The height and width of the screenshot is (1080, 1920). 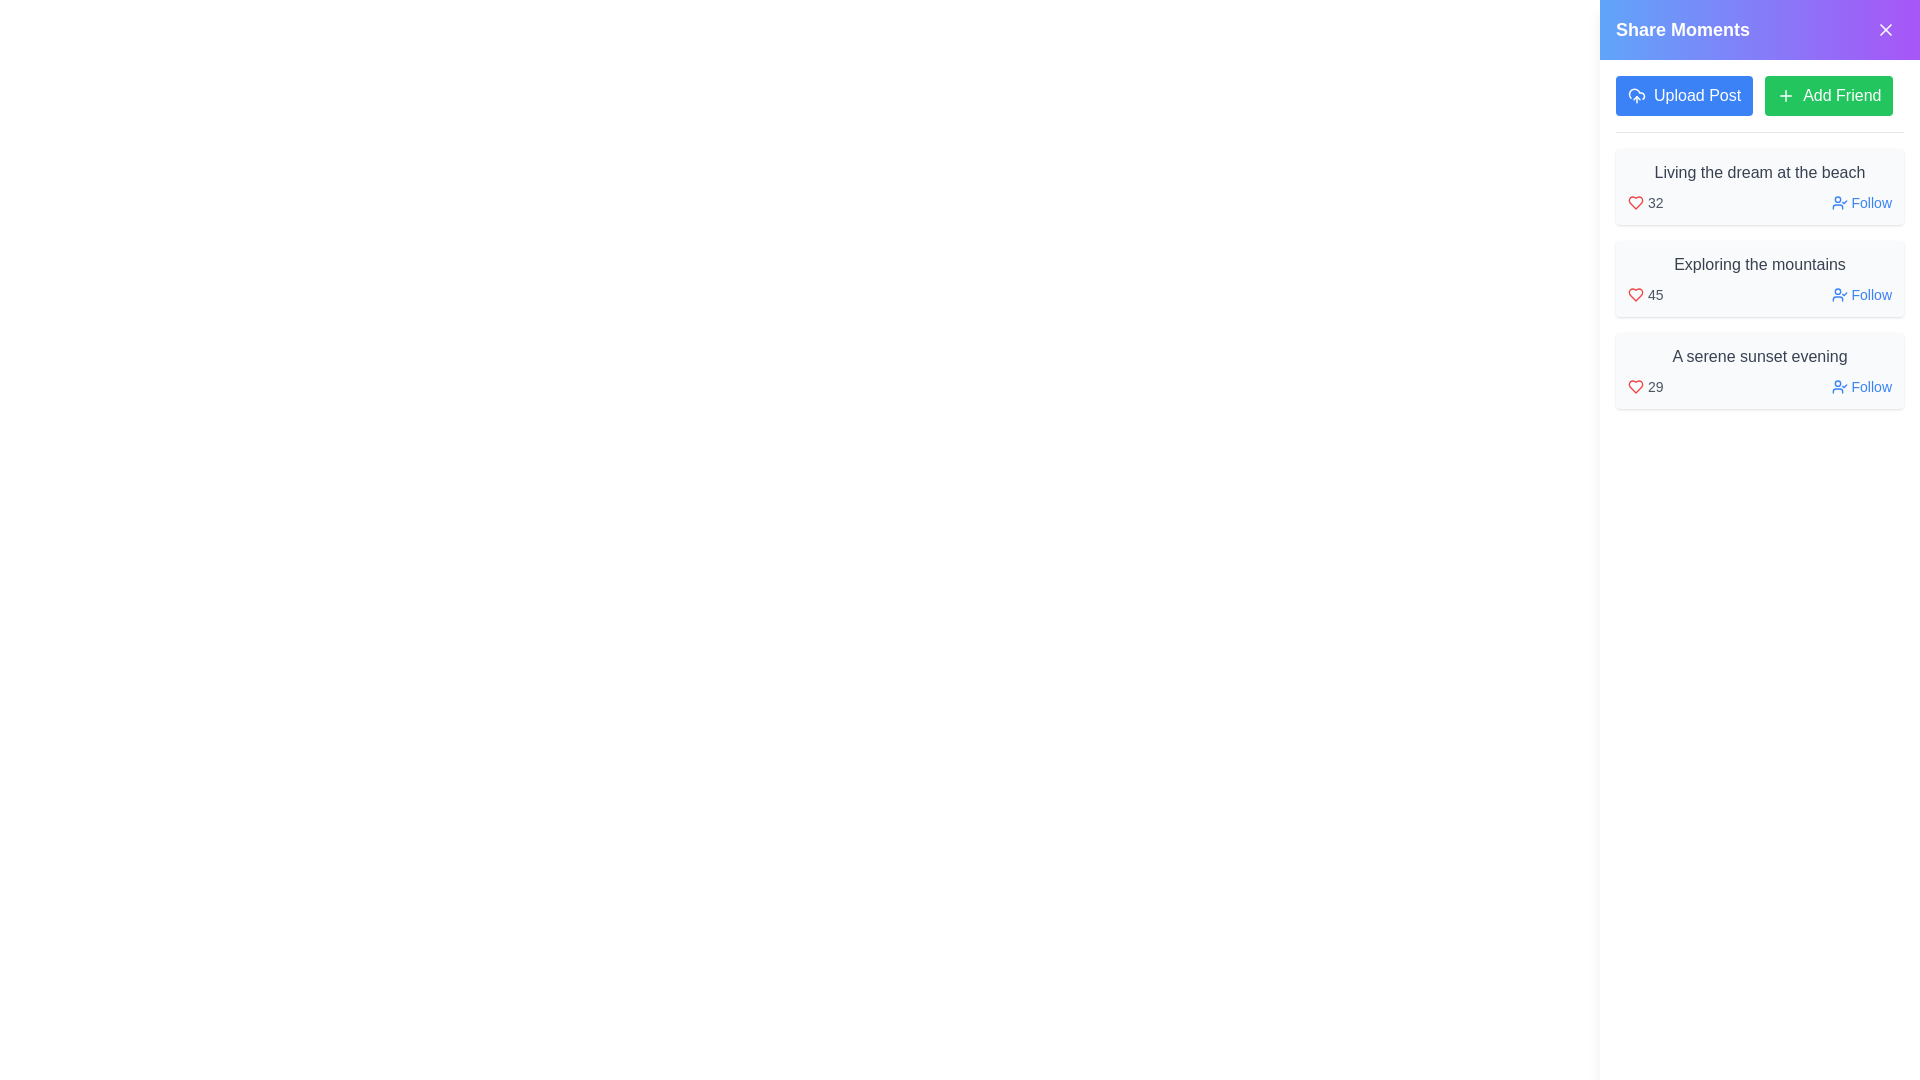 What do you see at coordinates (1841, 96) in the screenshot?
I see `the 'Add Friend' button located in the top-right corner of the 'Share Moments' panel` at bounding box center [1841, 96].